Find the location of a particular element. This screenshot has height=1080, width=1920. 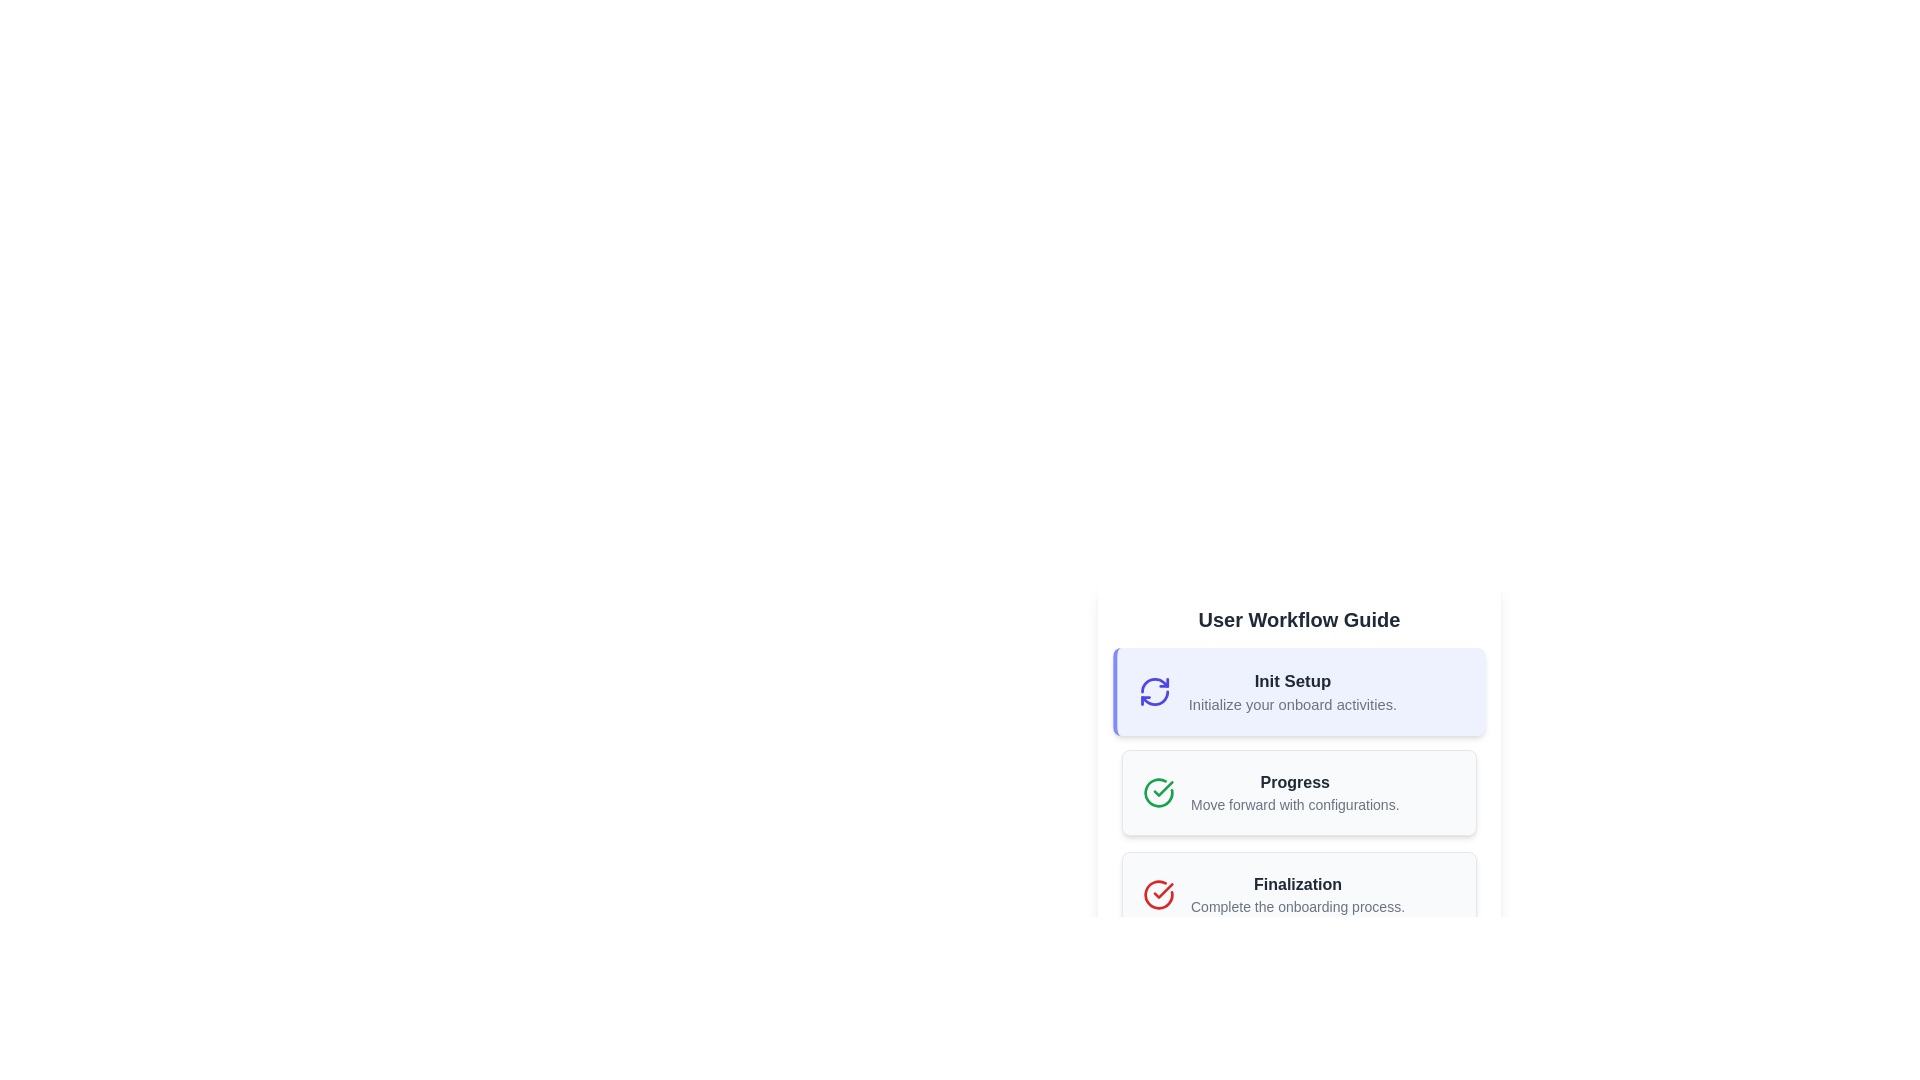

the static text description that provides additional contextual information related to the 'Init Setup' section of the guide, positioned immediately below the title 'Init Setup.' is located at coordinates (1292, 703).